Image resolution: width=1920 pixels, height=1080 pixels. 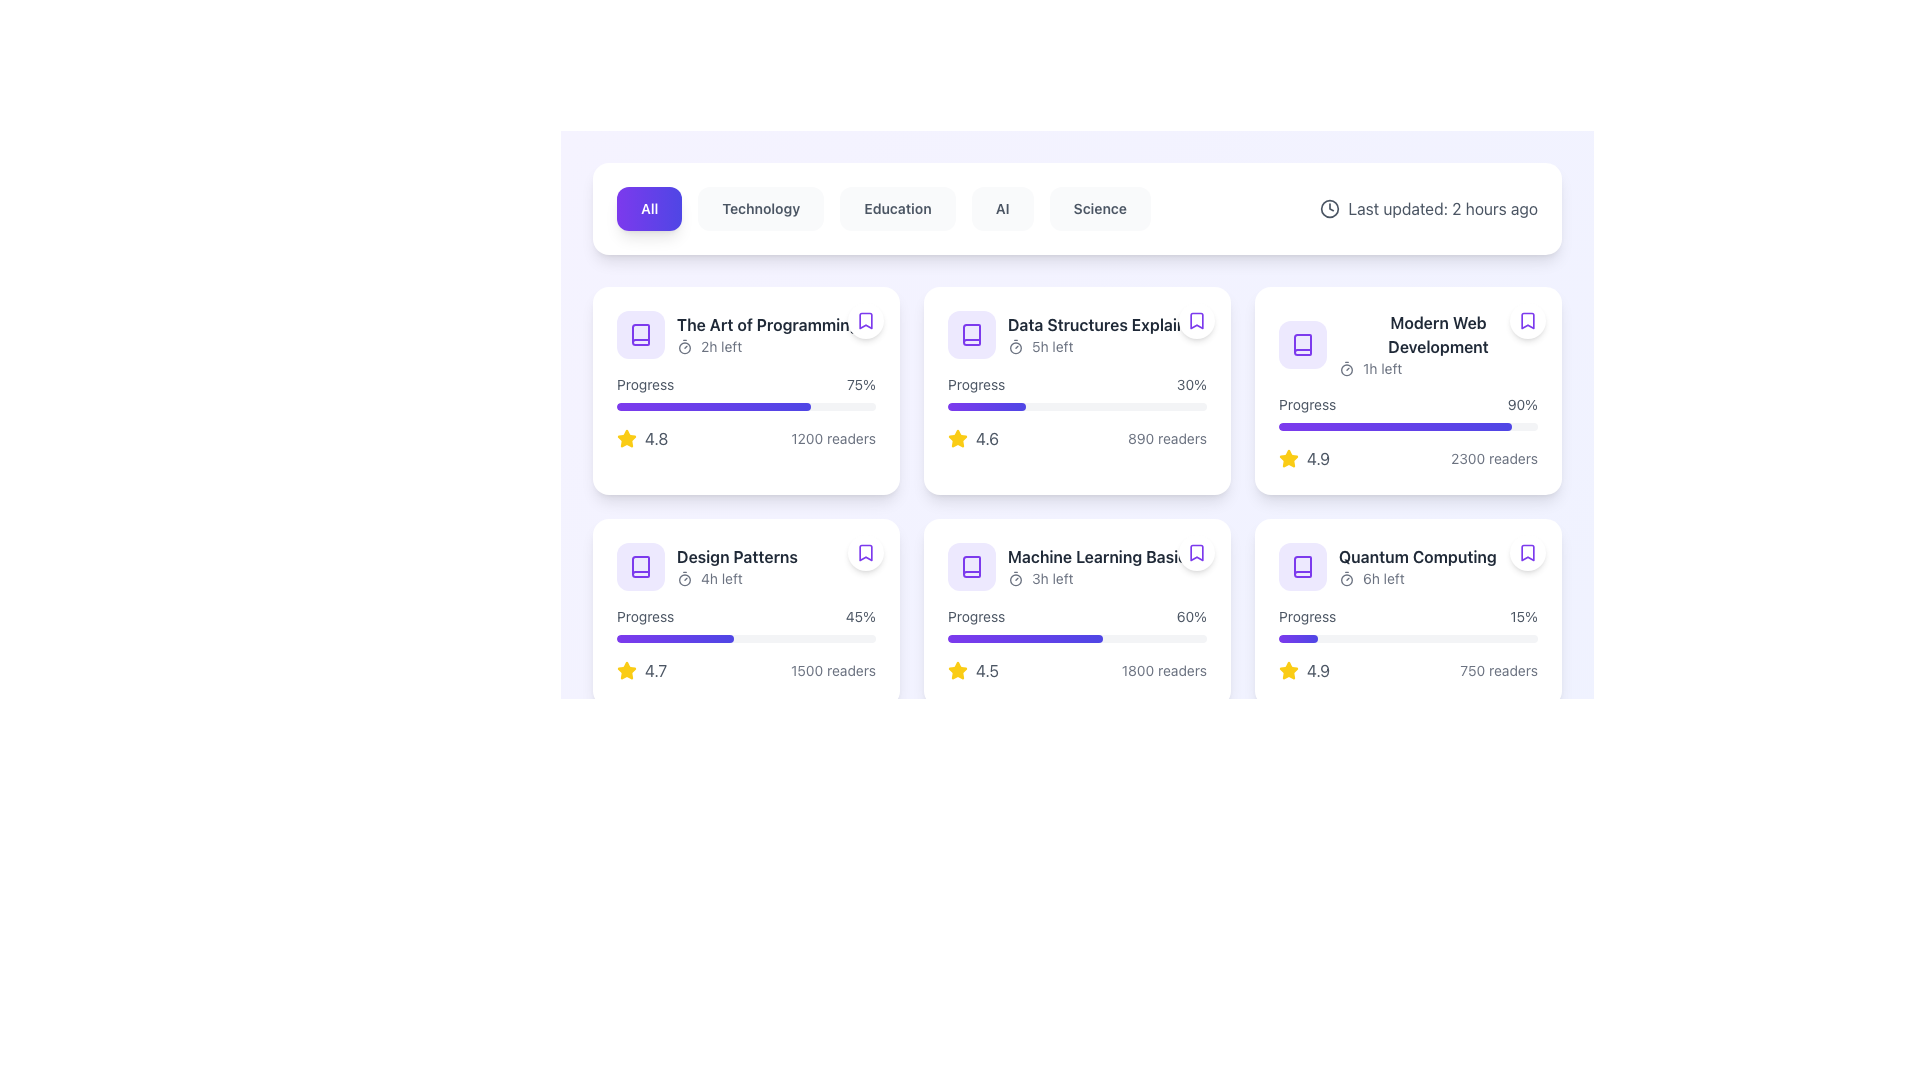 I want to click on the violet book icon located in the upper left segment of the card titled 'The Art of Programming' to interact with it, so click(x=641, y=334).